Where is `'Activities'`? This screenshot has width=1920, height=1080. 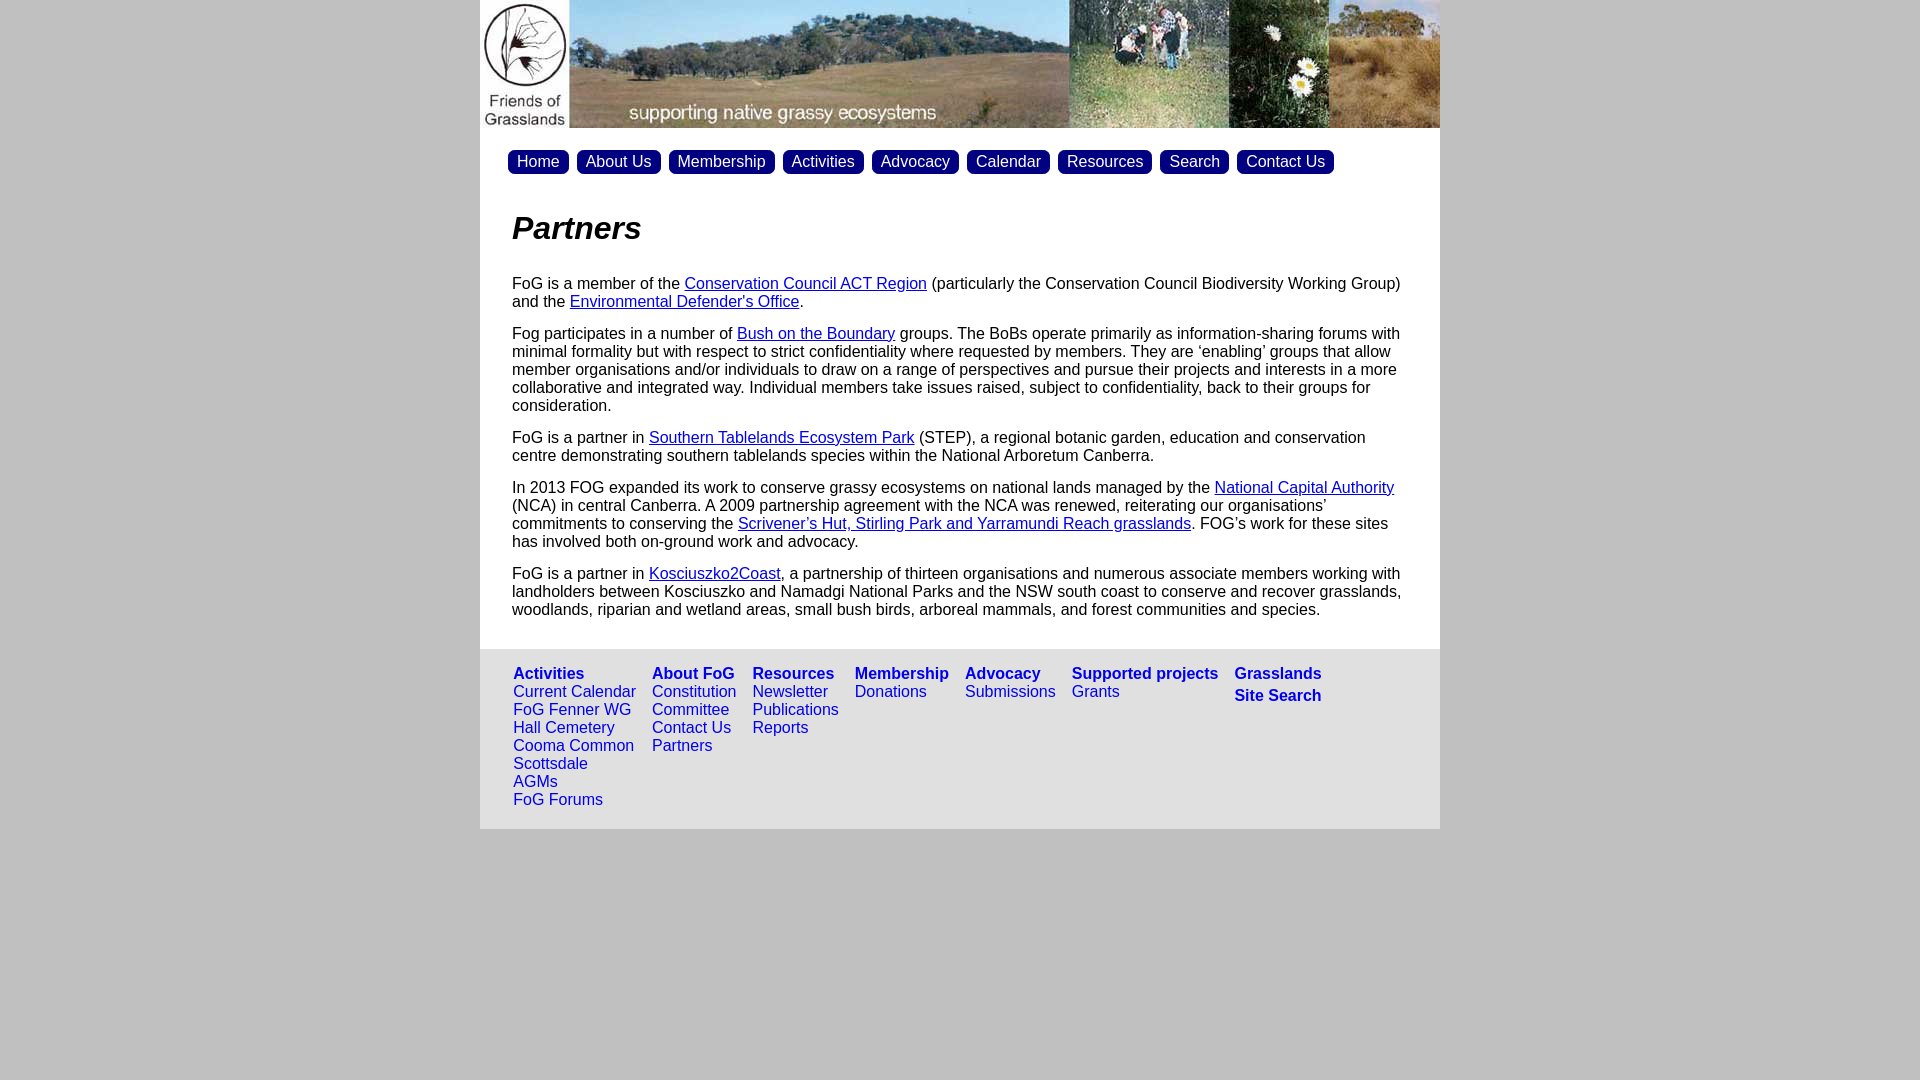 'Activities' is located at coordinates (823, 161).